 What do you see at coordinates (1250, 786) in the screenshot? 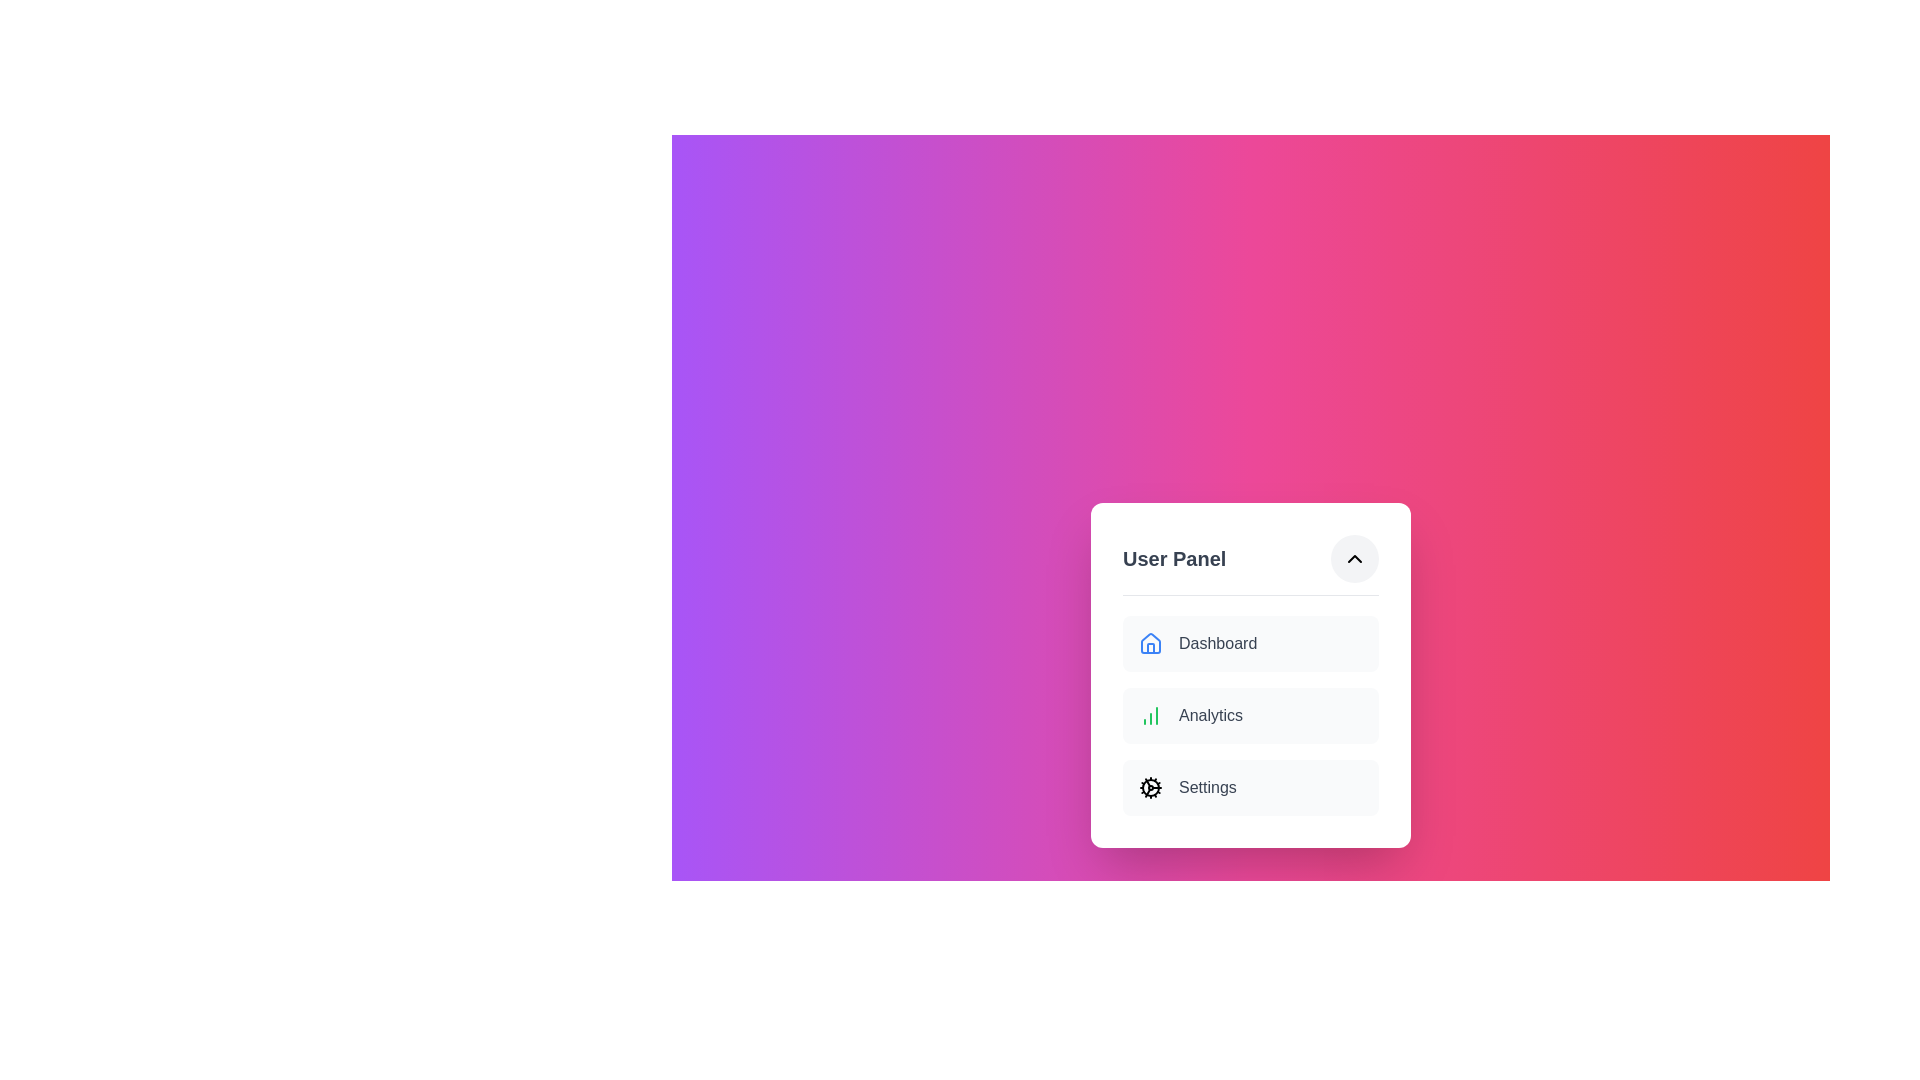
I see `the text 'Settings' in the menu` at bounding box center [1250, 786].